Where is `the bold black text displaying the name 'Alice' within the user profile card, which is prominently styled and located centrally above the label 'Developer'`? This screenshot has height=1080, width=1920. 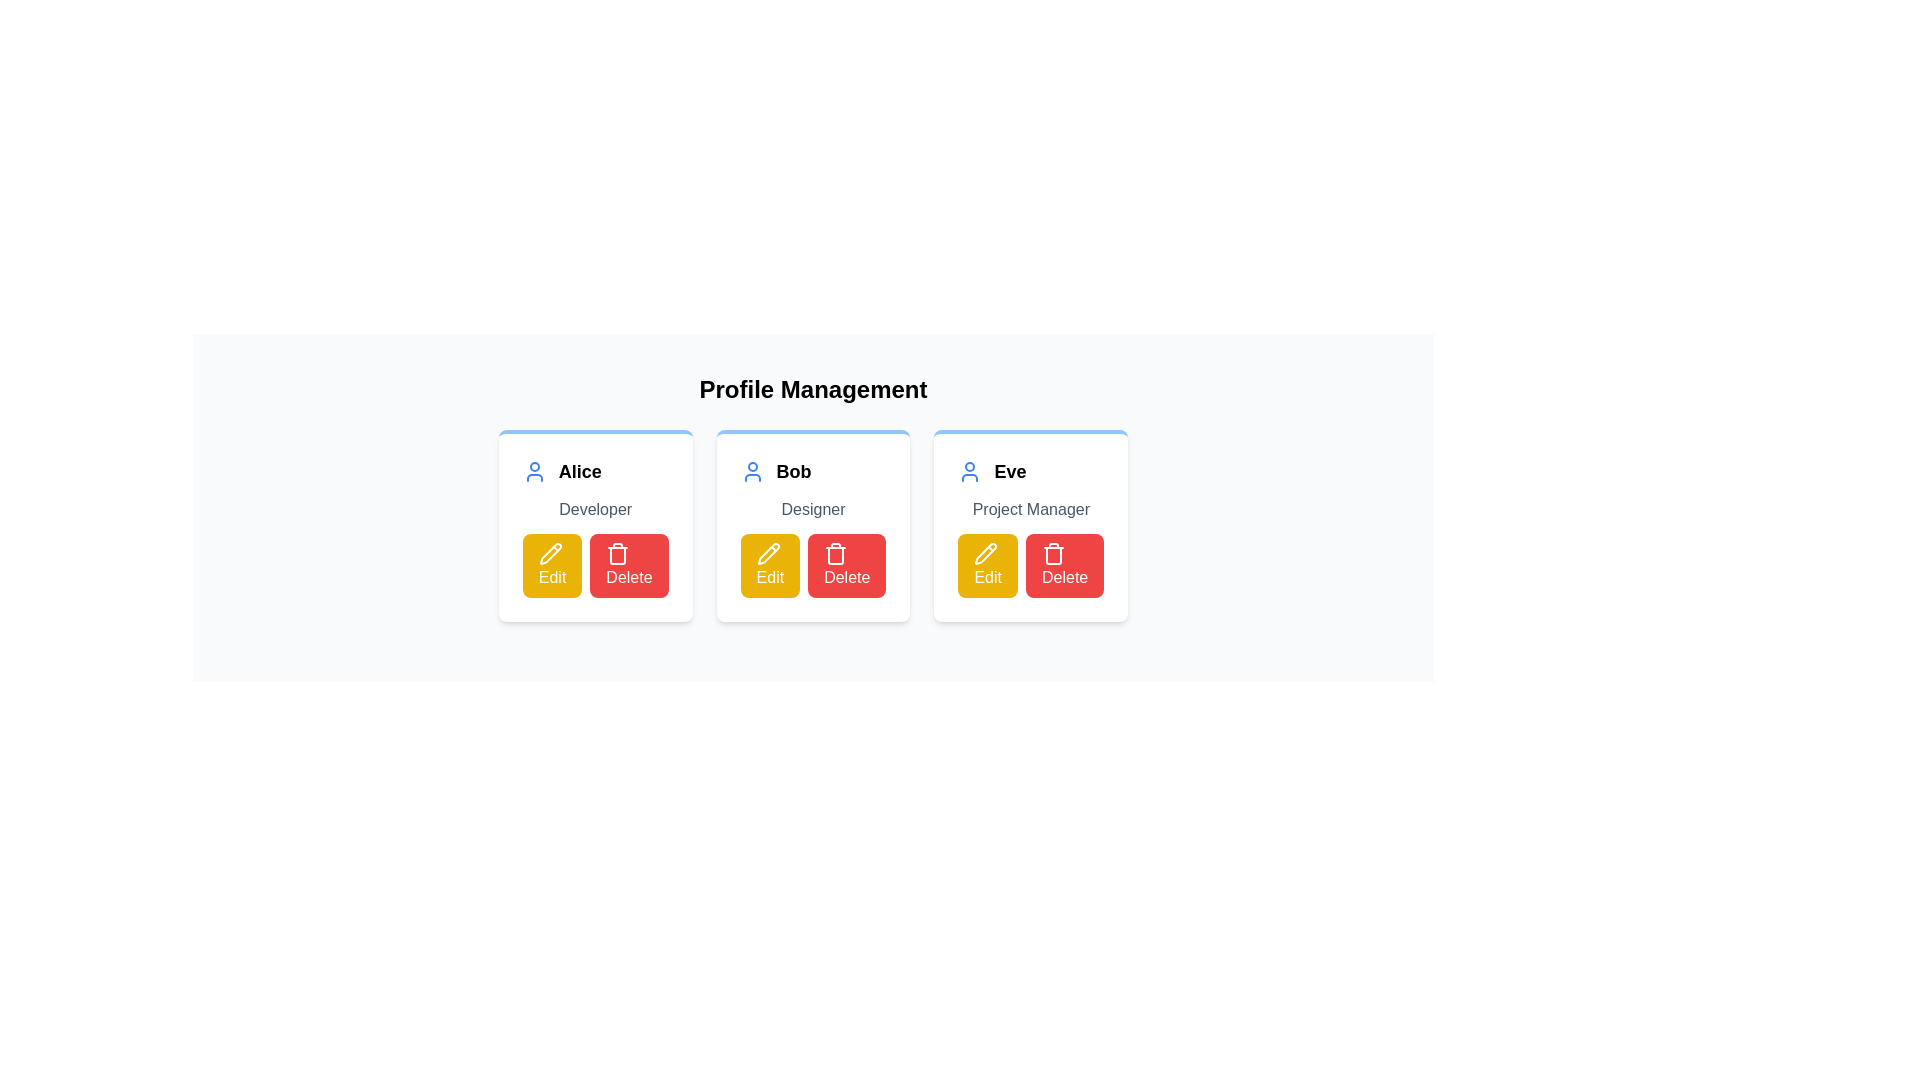
the bold black text displaying the name 'Alice' within the user profile card, which is prominently styled and located centrally above the label 'Developer' is located at coordinates (579, 471).